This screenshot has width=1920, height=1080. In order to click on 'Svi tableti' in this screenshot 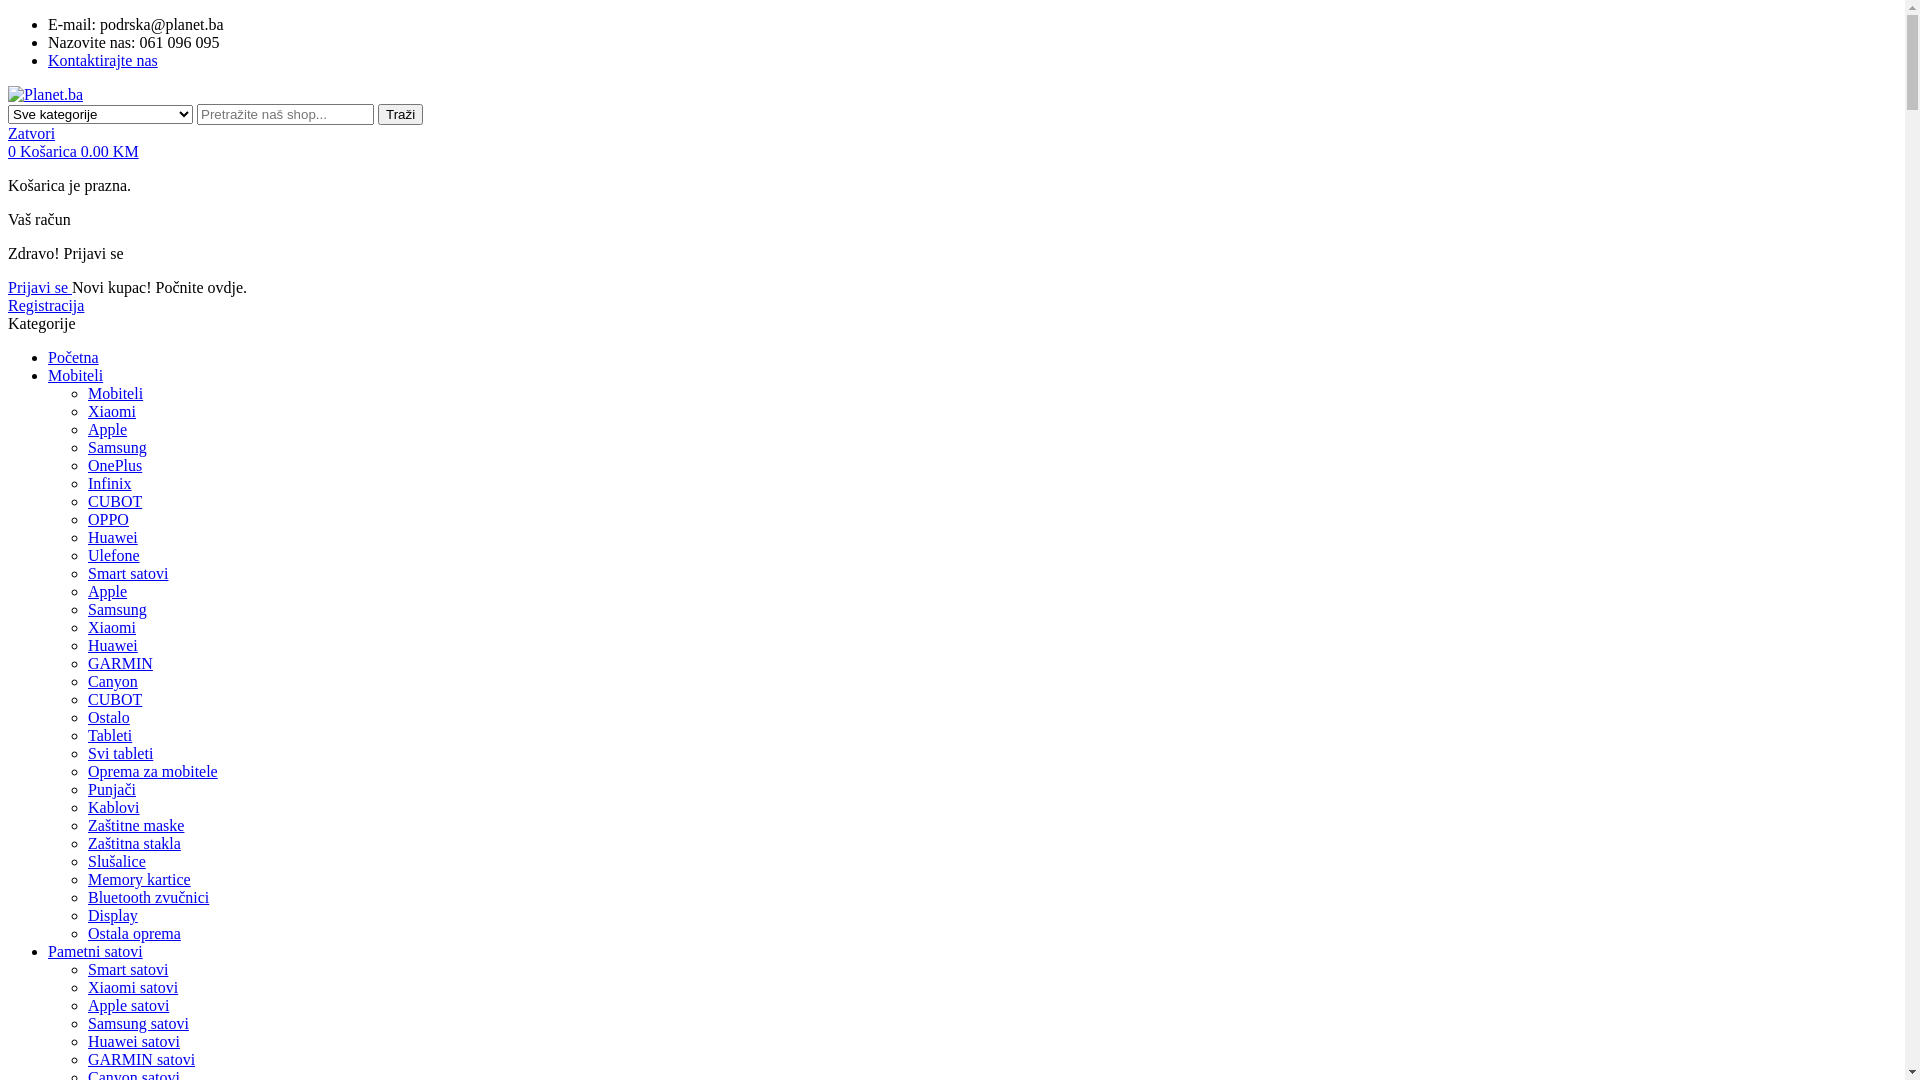, I will do `click(86, 753)`.